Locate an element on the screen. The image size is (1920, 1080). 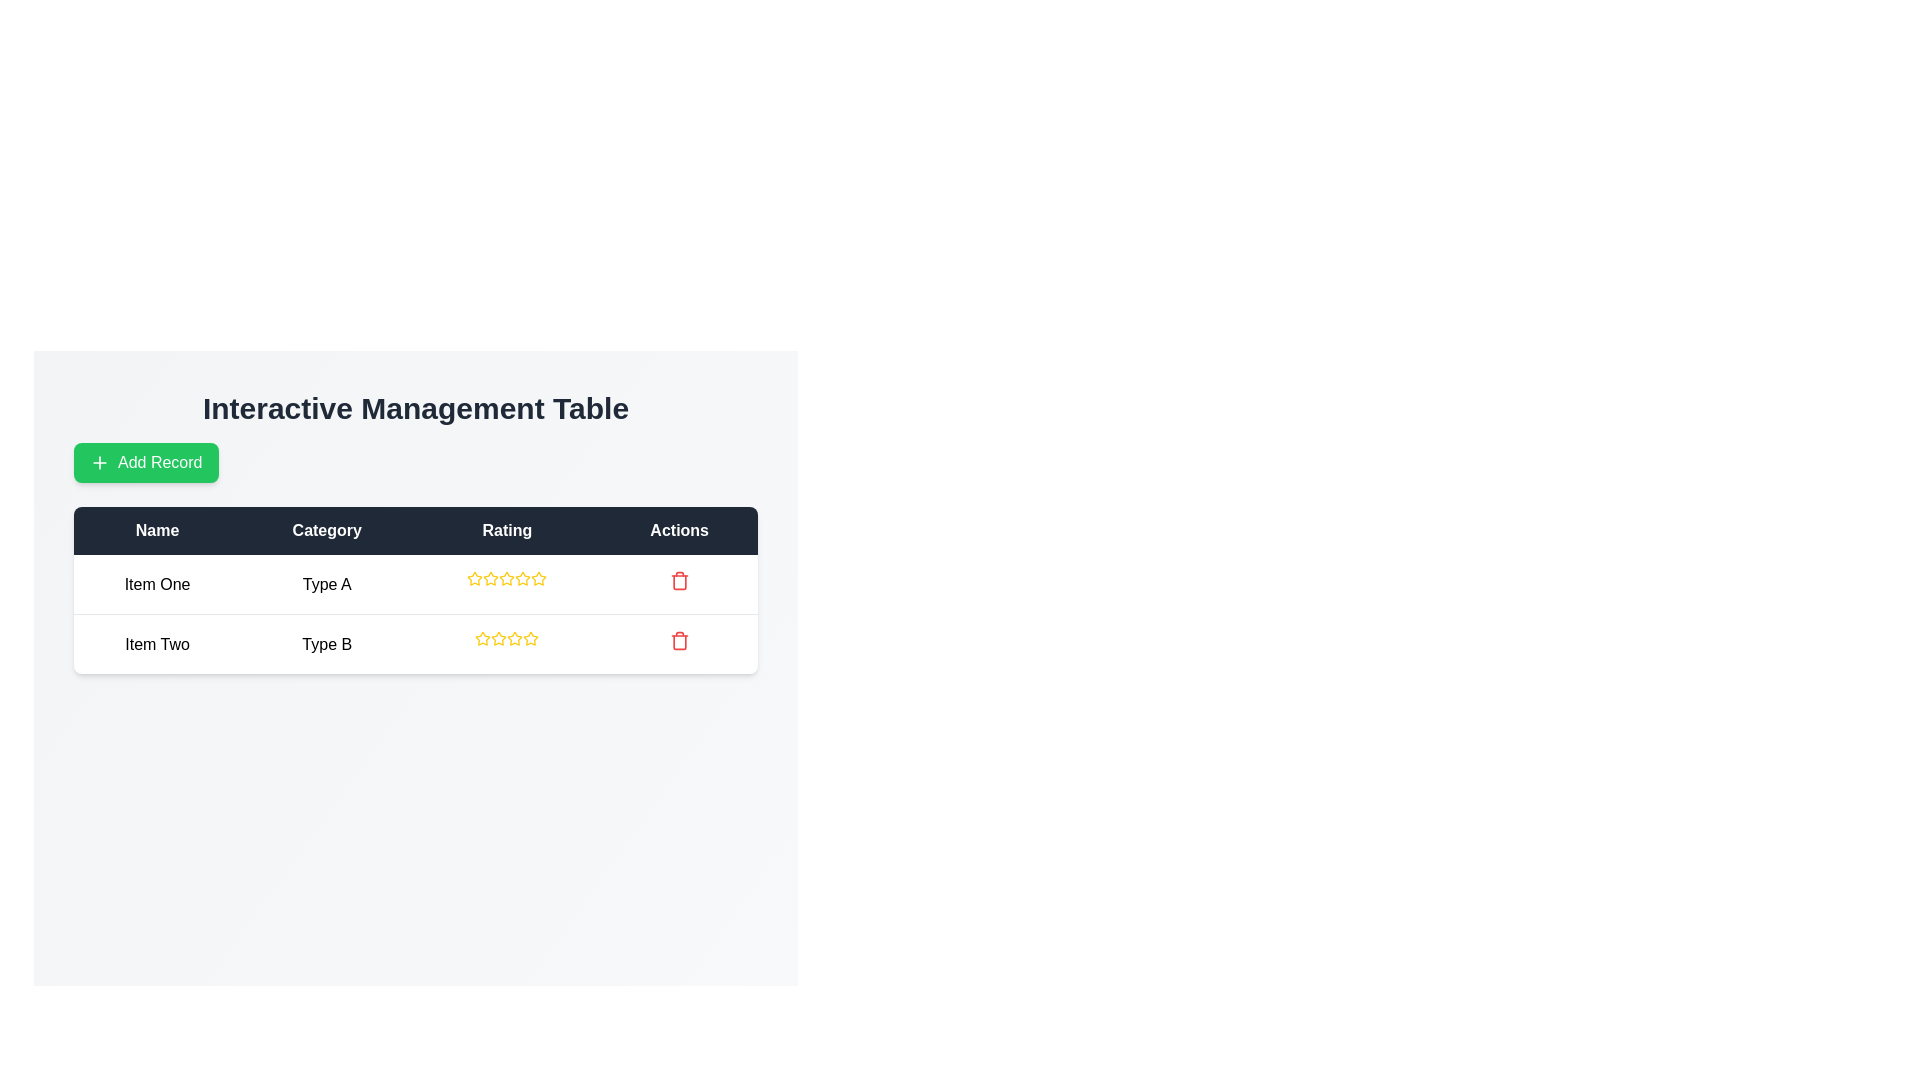
the table header cell labeled 'Category' to sort the table by category is located at coordinates (326, 530).